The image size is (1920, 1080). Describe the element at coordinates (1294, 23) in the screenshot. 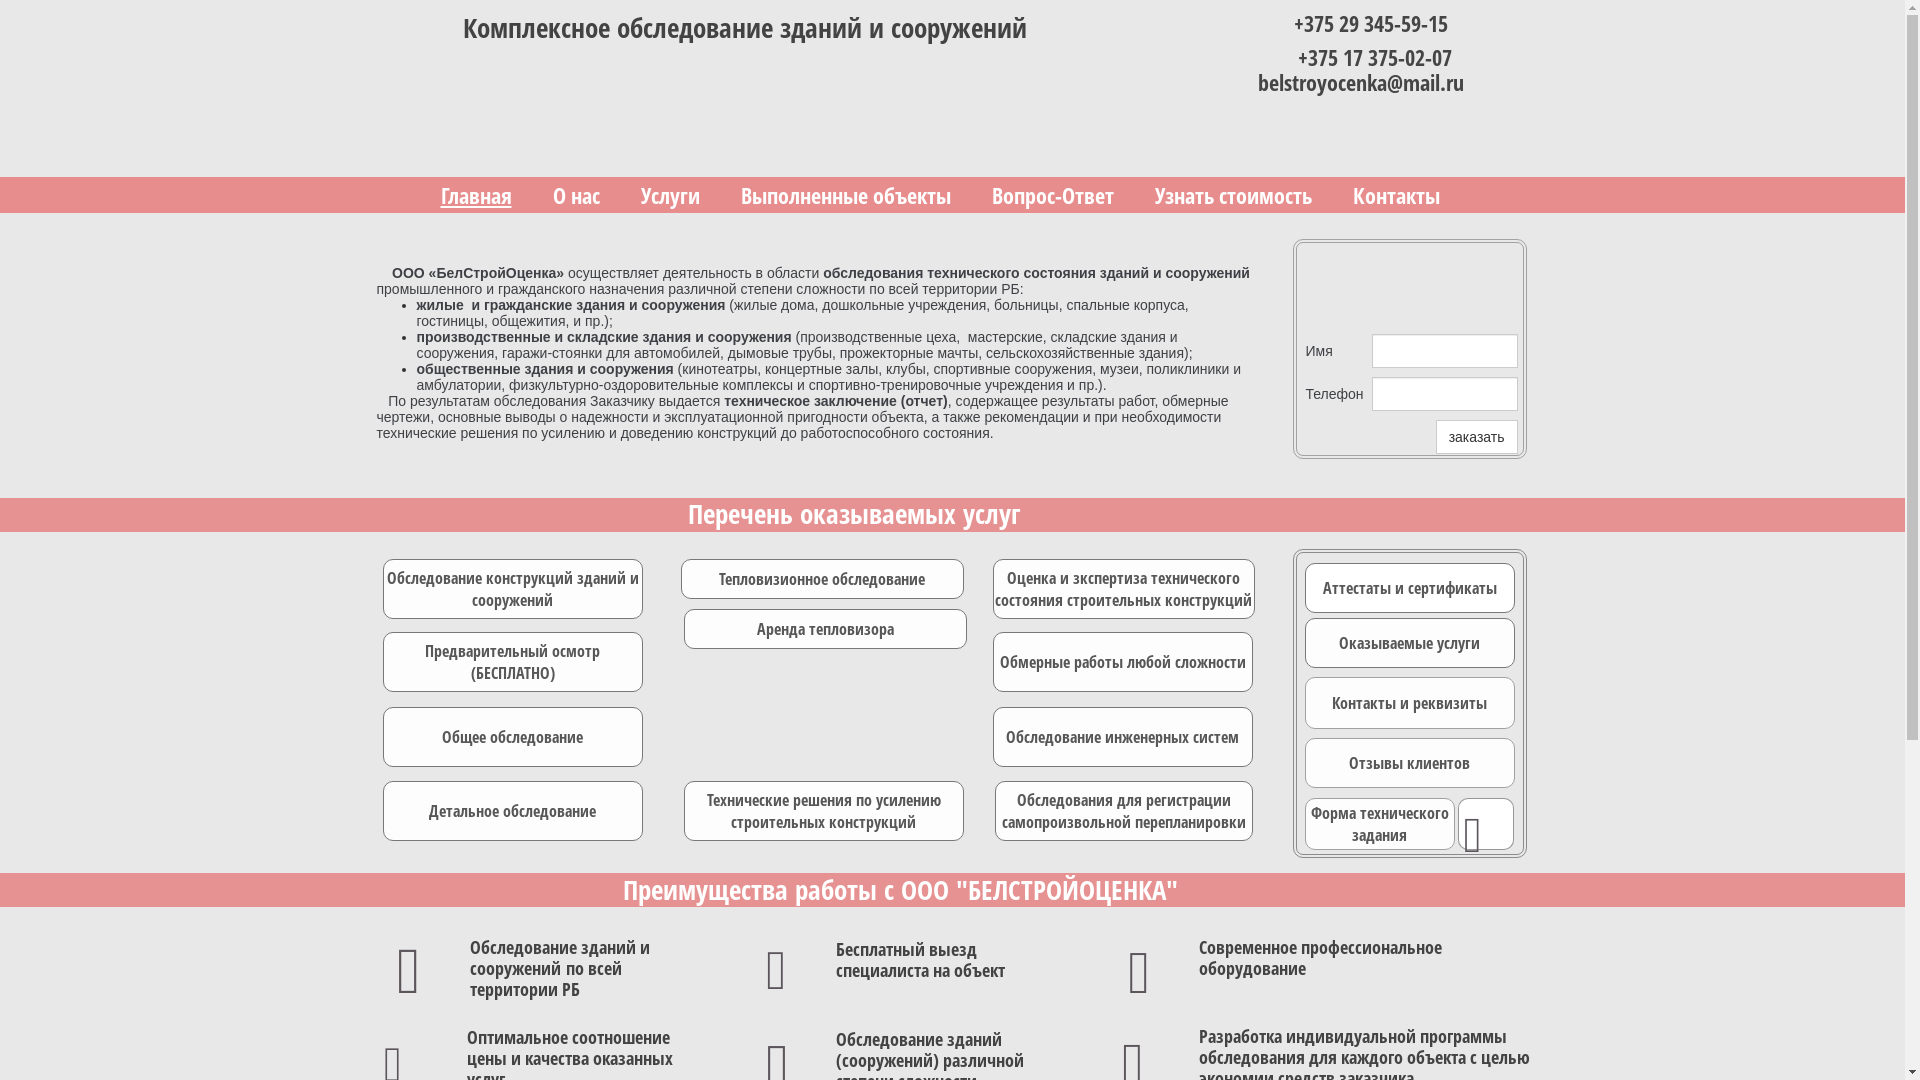

I see `'+375 29 345-59-15'` at that location.